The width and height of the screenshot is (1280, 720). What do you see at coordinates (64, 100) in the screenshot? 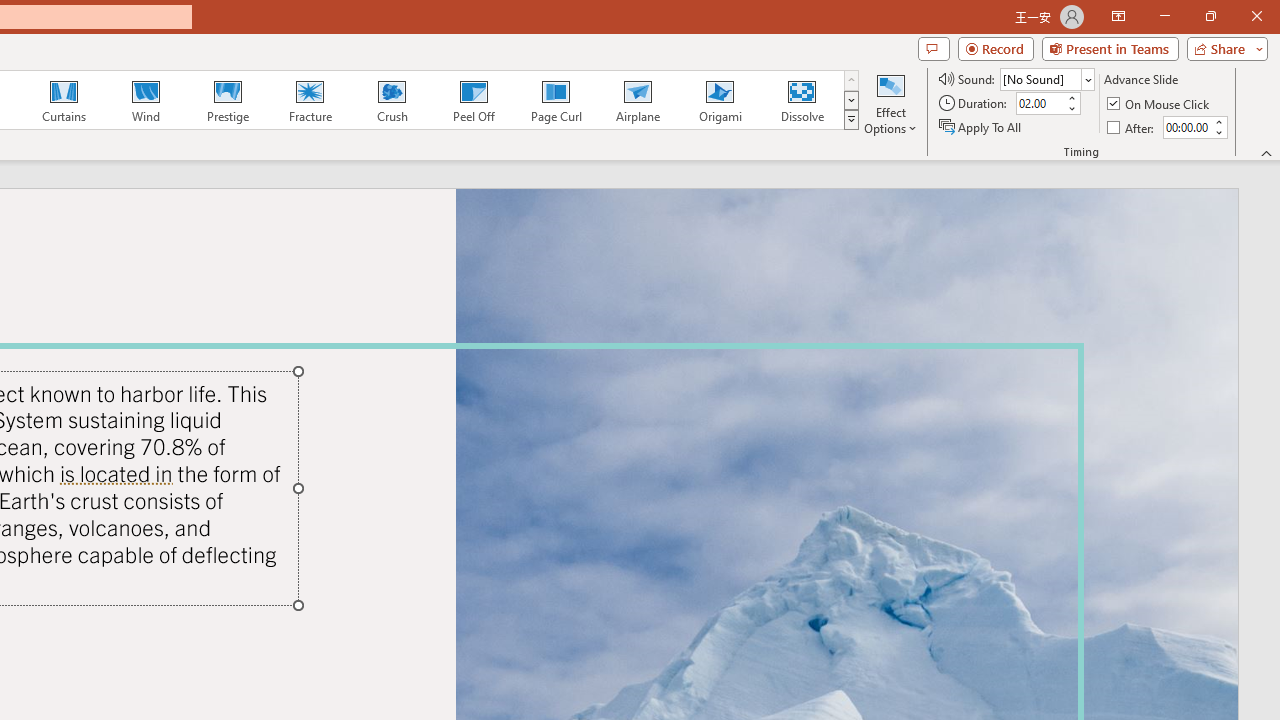
I see `'Curtains'` at bounding box center [64, 100].